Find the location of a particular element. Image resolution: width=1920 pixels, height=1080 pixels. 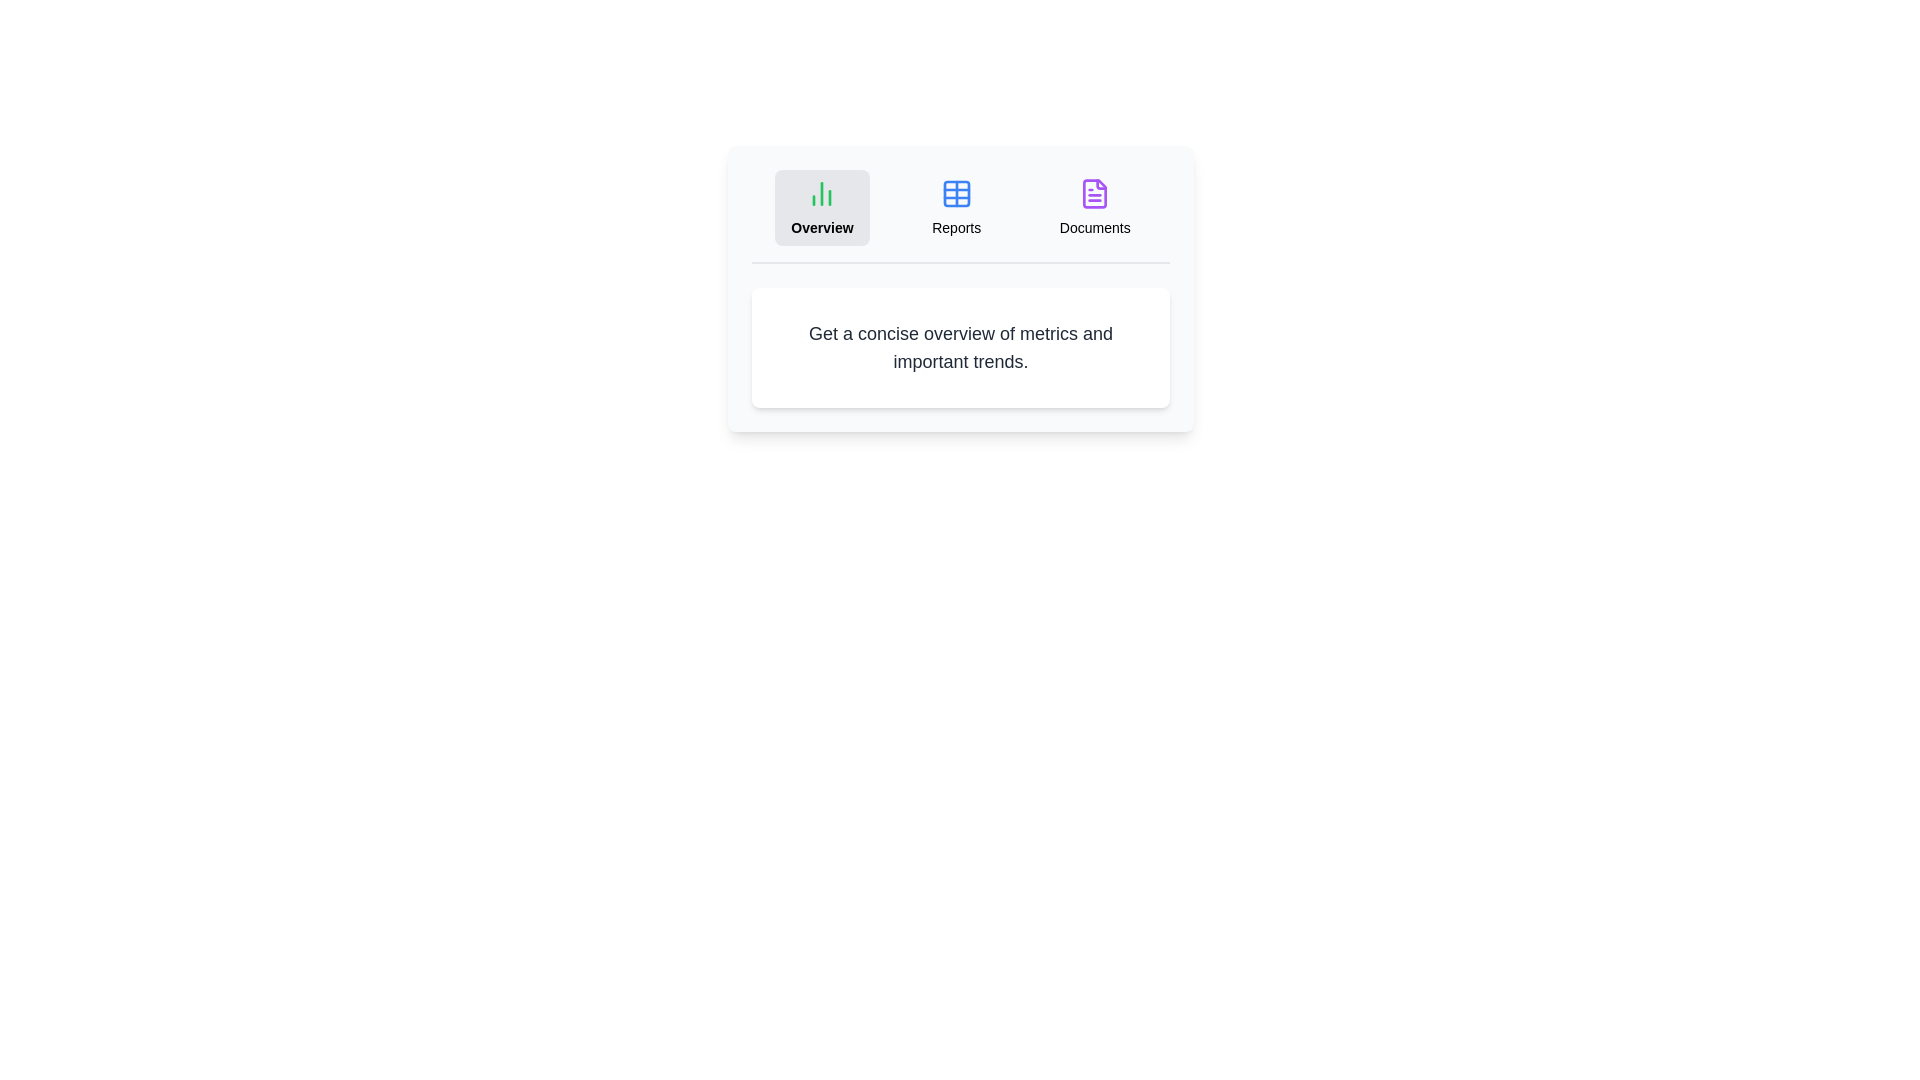

the Documents tab button to switch to the corresponding tab is located at coordinates (1093, 208).